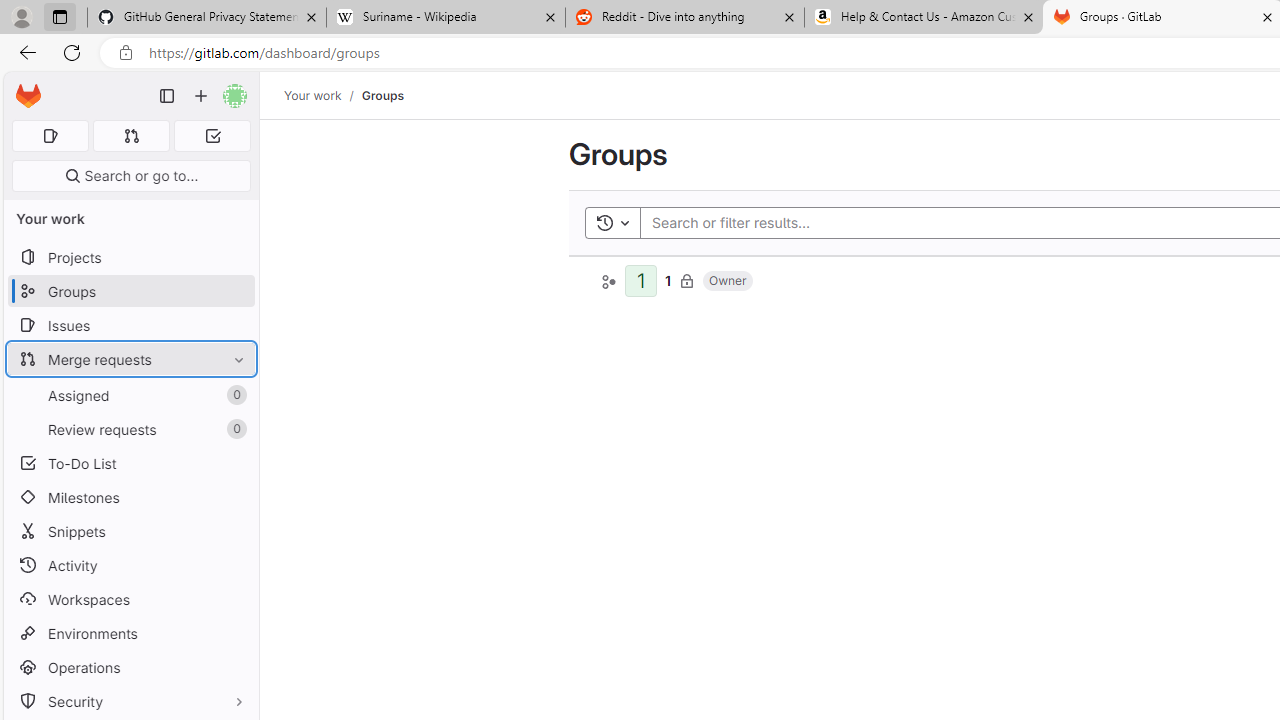 This screenshot has height=720, width=1280. Describe the element at coordinates (130, 530) in the screenshot. I see `'Snippets'` at that location.